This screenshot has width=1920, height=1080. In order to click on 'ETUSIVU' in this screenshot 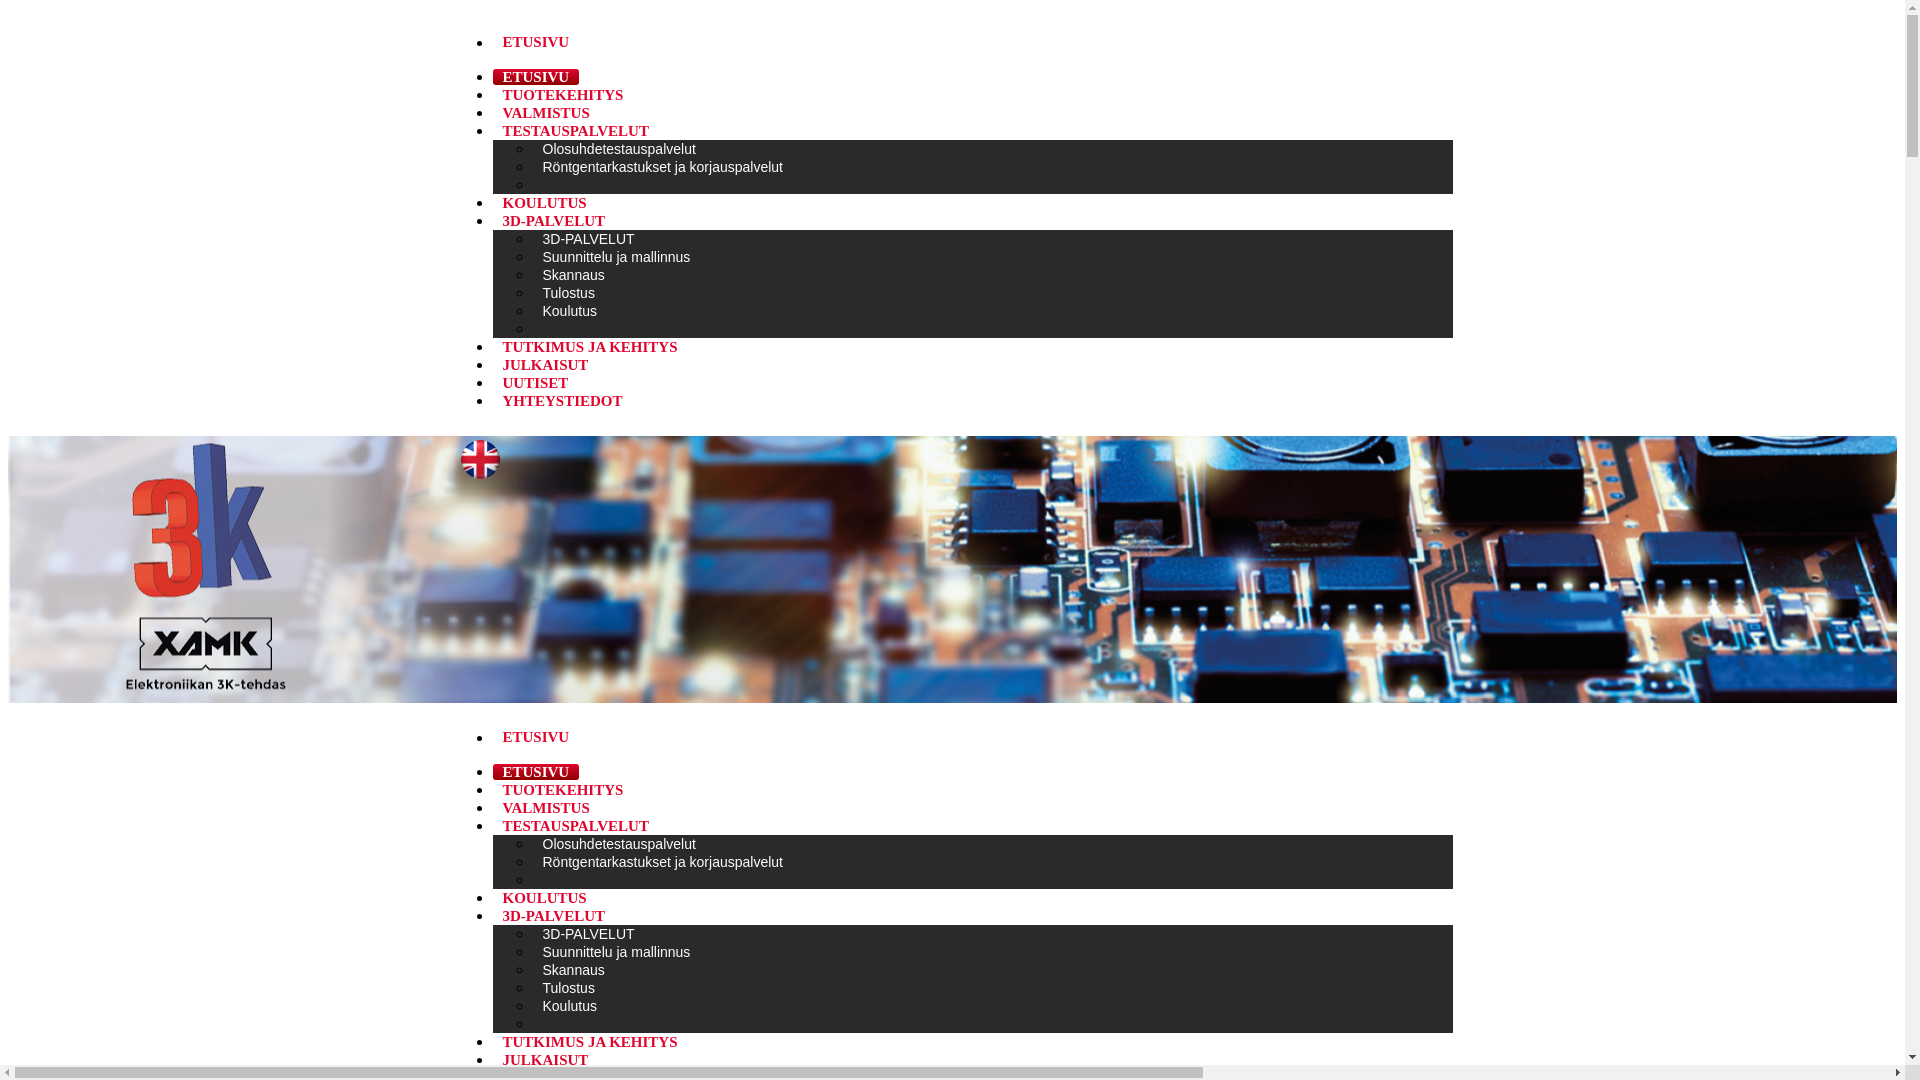, I will do `click(491, 770)`.